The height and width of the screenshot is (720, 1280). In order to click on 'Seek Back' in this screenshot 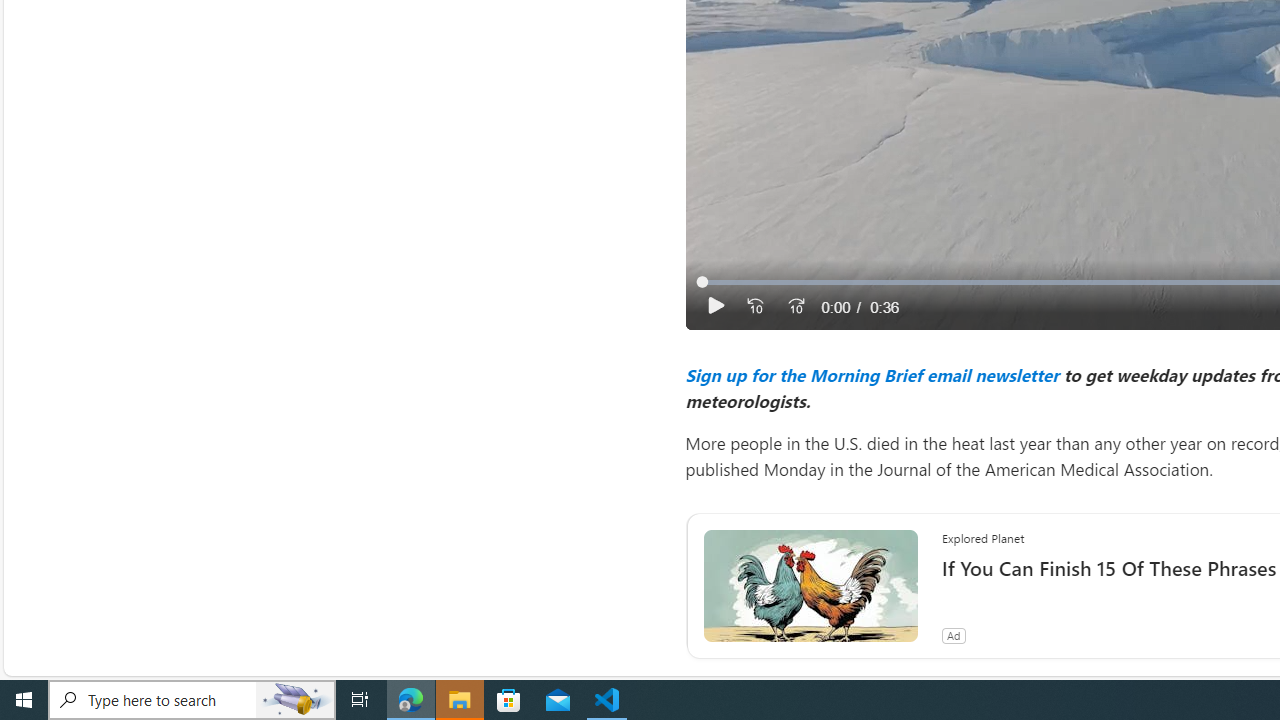, I will do `click(754, 306)`.